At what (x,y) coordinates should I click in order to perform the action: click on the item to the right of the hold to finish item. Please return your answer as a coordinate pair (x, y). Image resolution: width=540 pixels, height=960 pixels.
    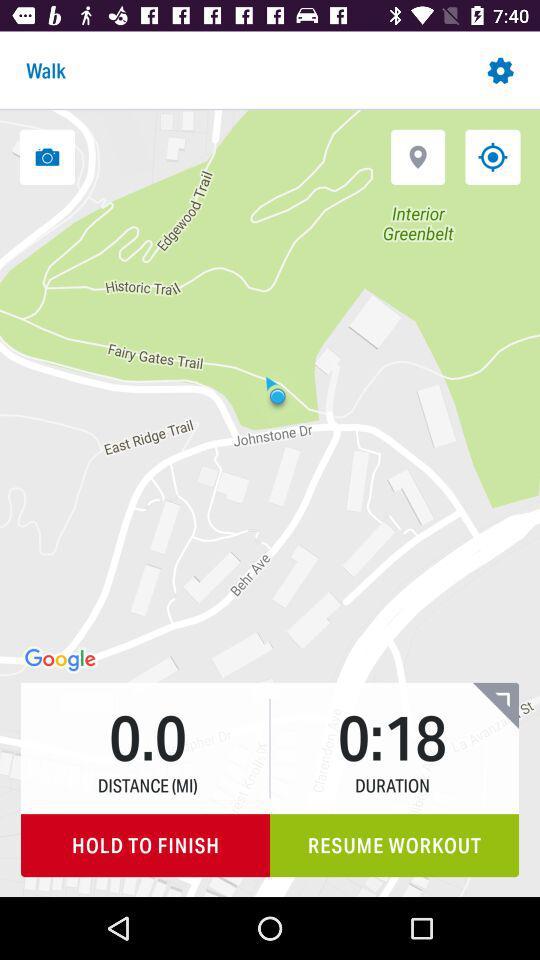
    Looking at the image, I should click on (394, 844).